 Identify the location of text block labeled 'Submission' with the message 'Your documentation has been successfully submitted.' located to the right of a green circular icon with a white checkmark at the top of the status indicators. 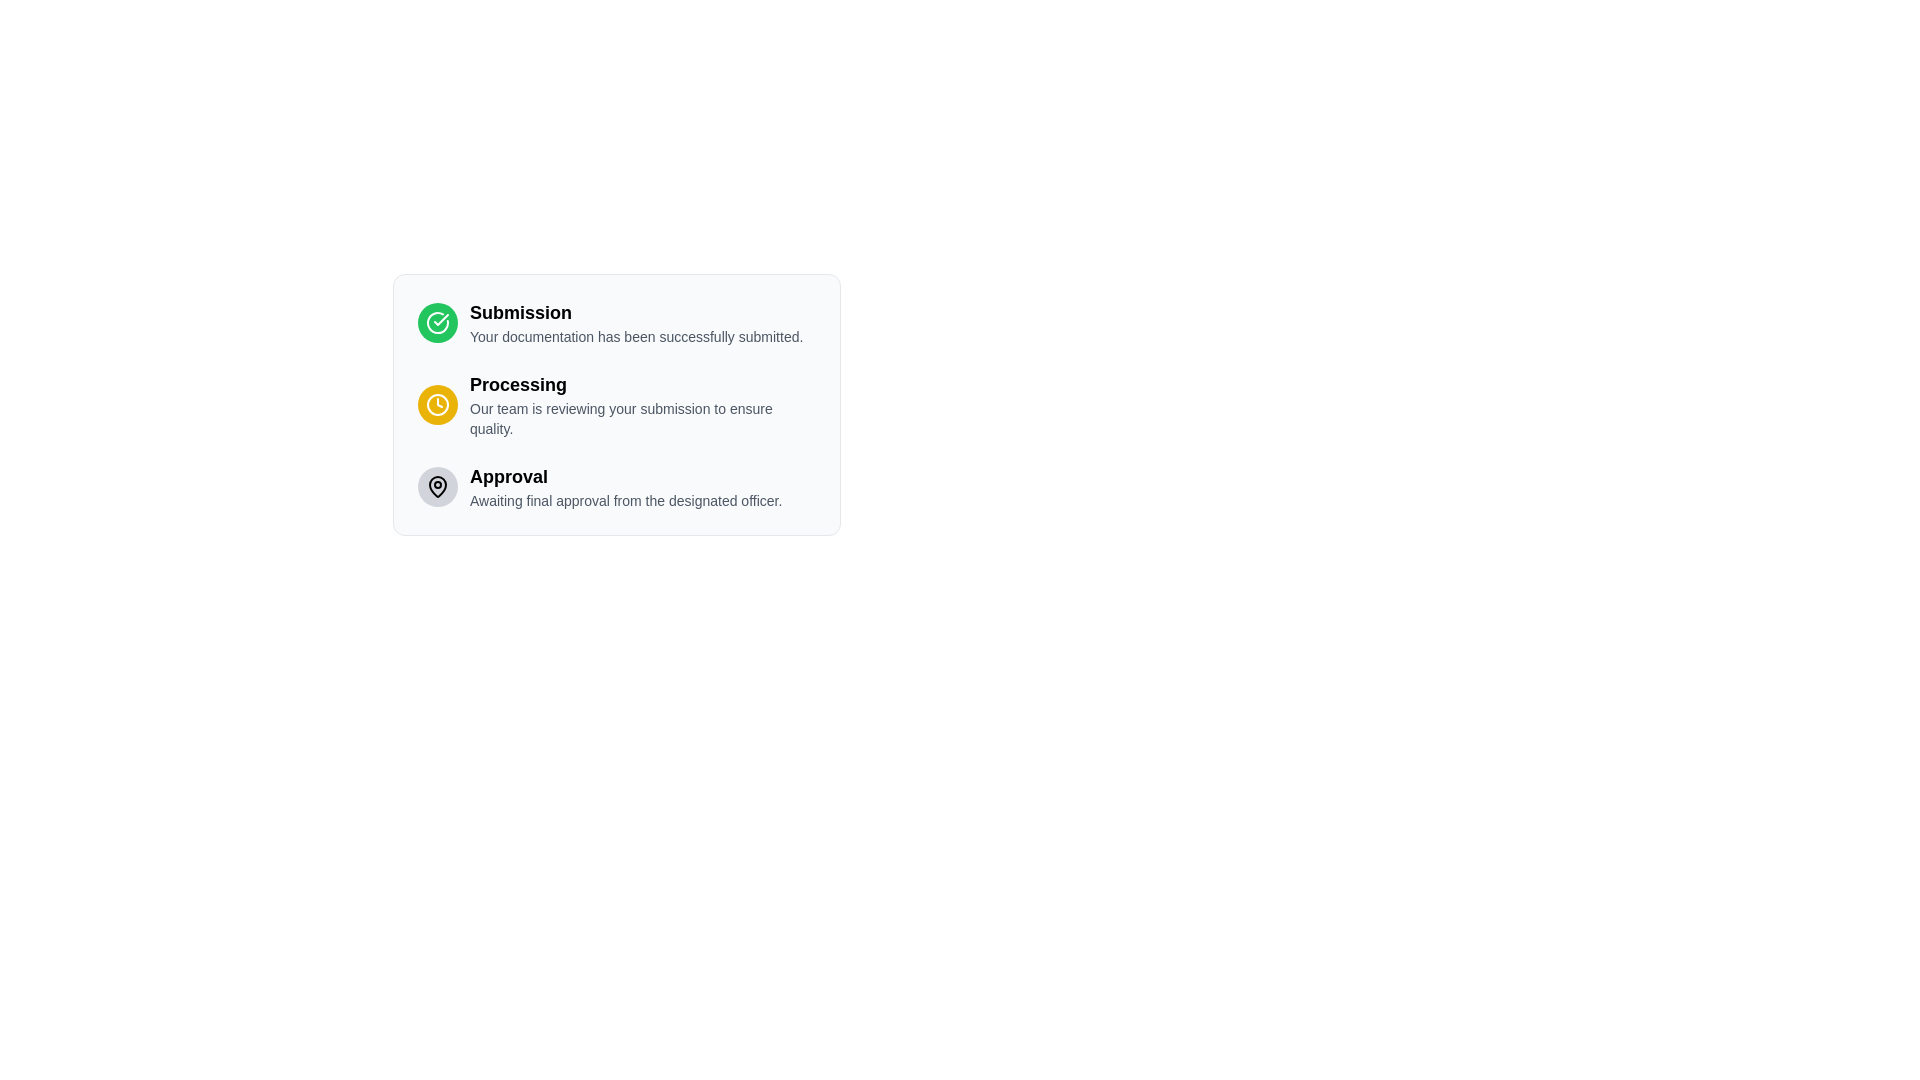
(635, 322).